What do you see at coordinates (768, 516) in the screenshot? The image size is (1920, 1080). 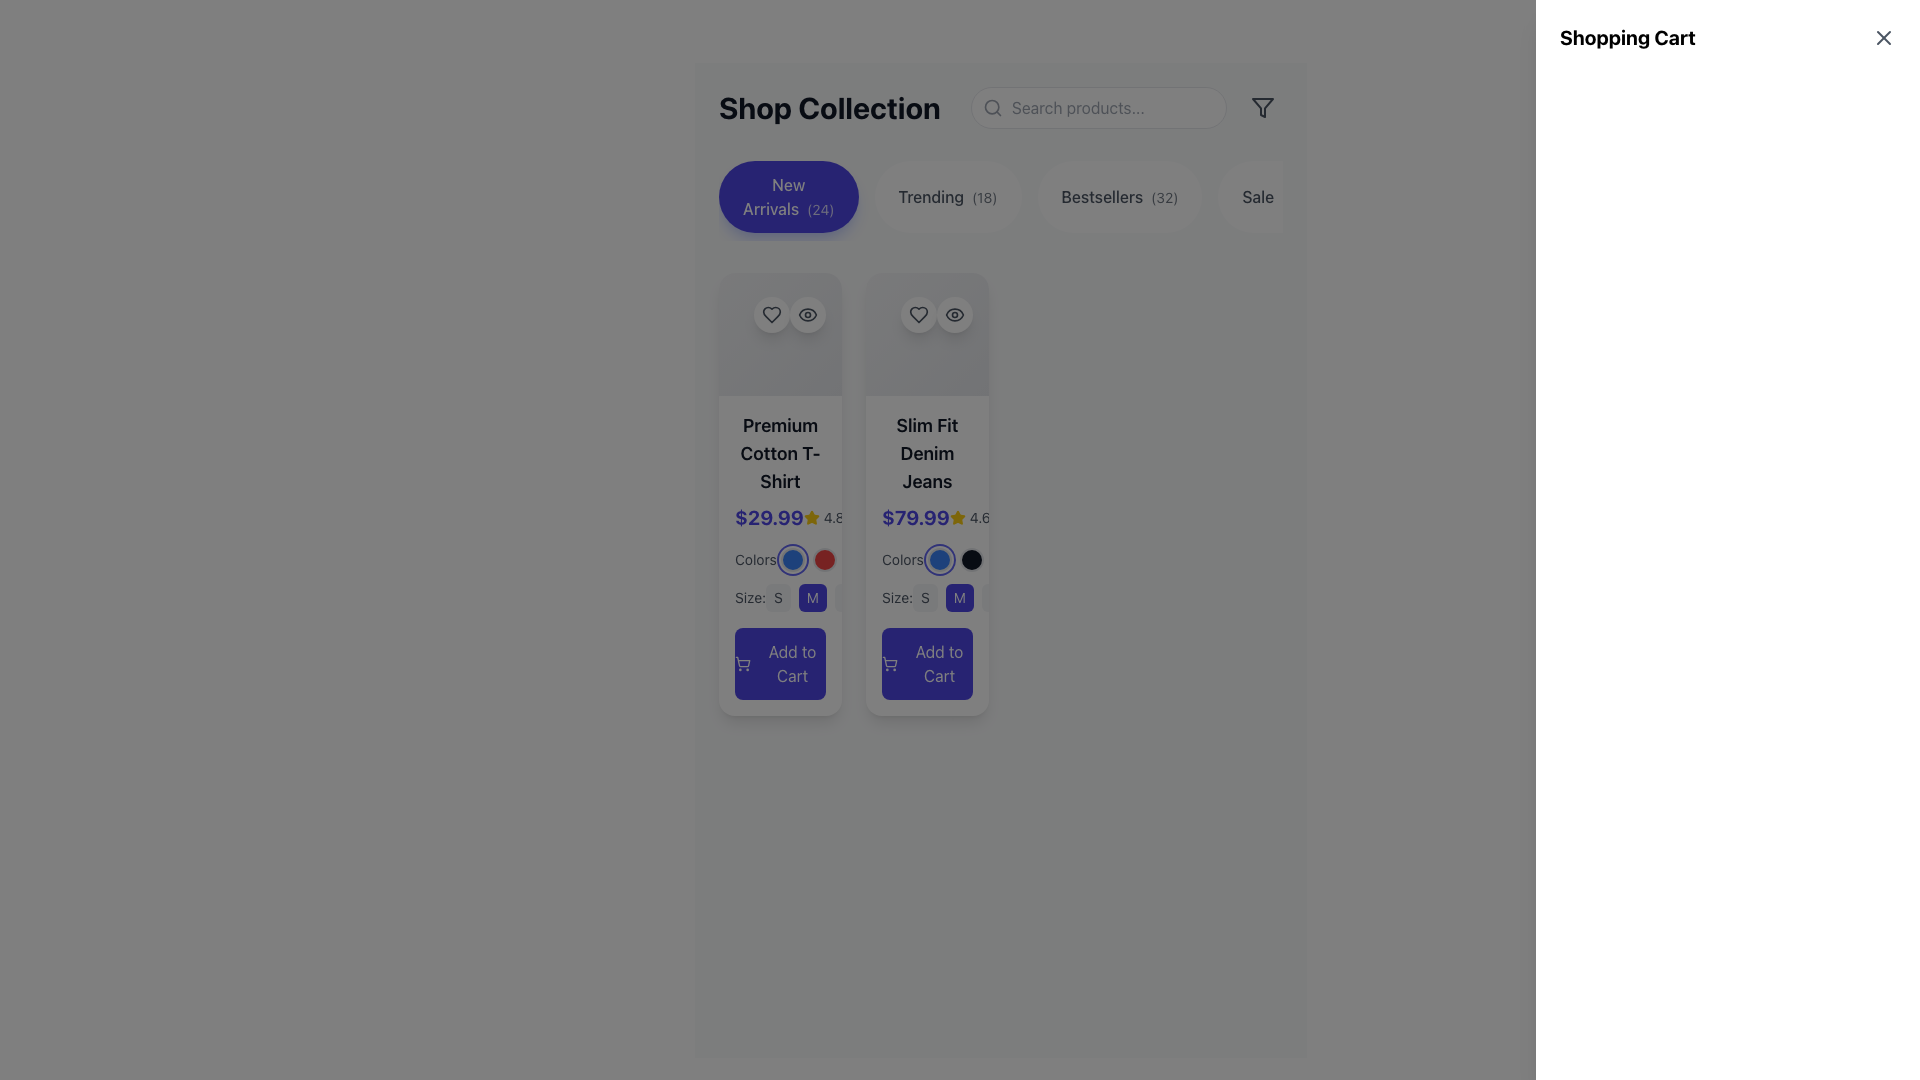 I see `the text label displaying the price '$29.99', which is styled in bold and large indigo font, located within the product card layout below the title 'Premium Cotton T-Shirt'` at bounding box center [768, 516].